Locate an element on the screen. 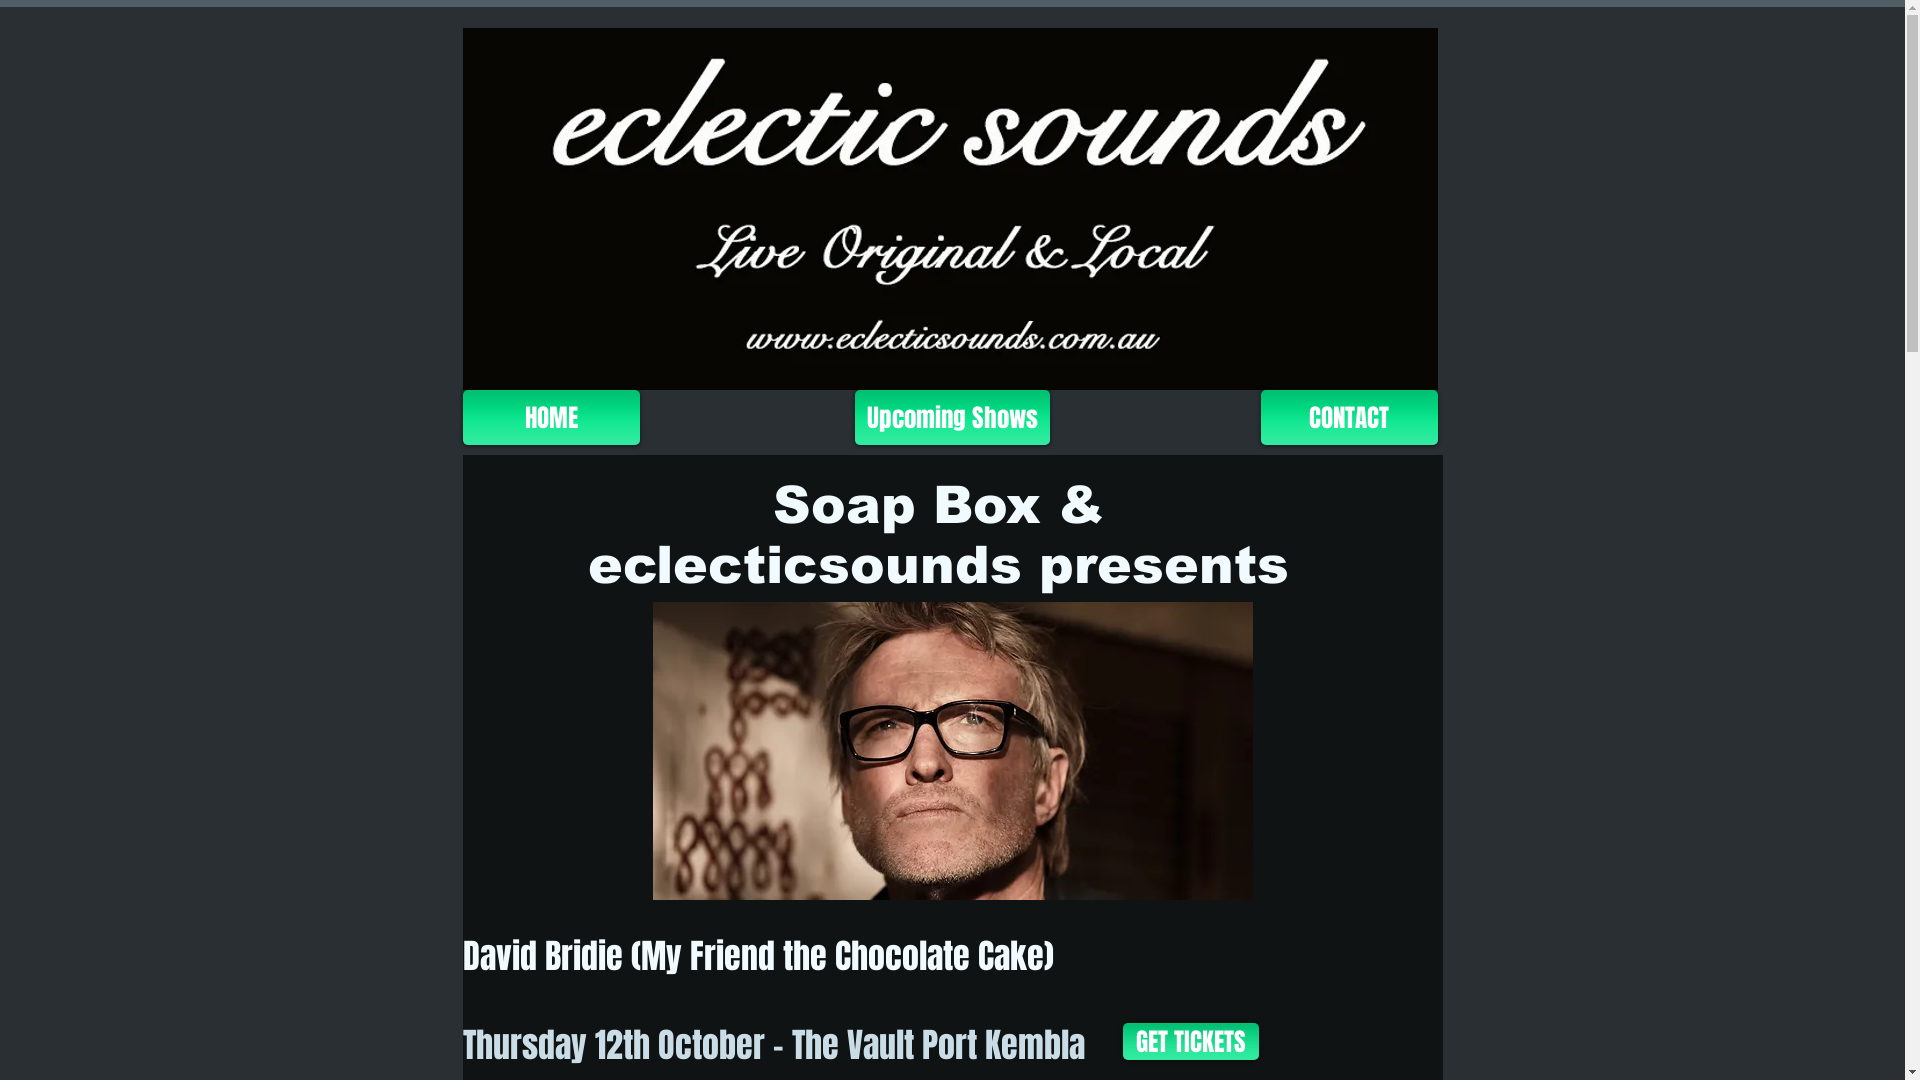 This screenshot has height=1080, width=1920. 'Upcoming Shows' is located at coordinates (854, 416).